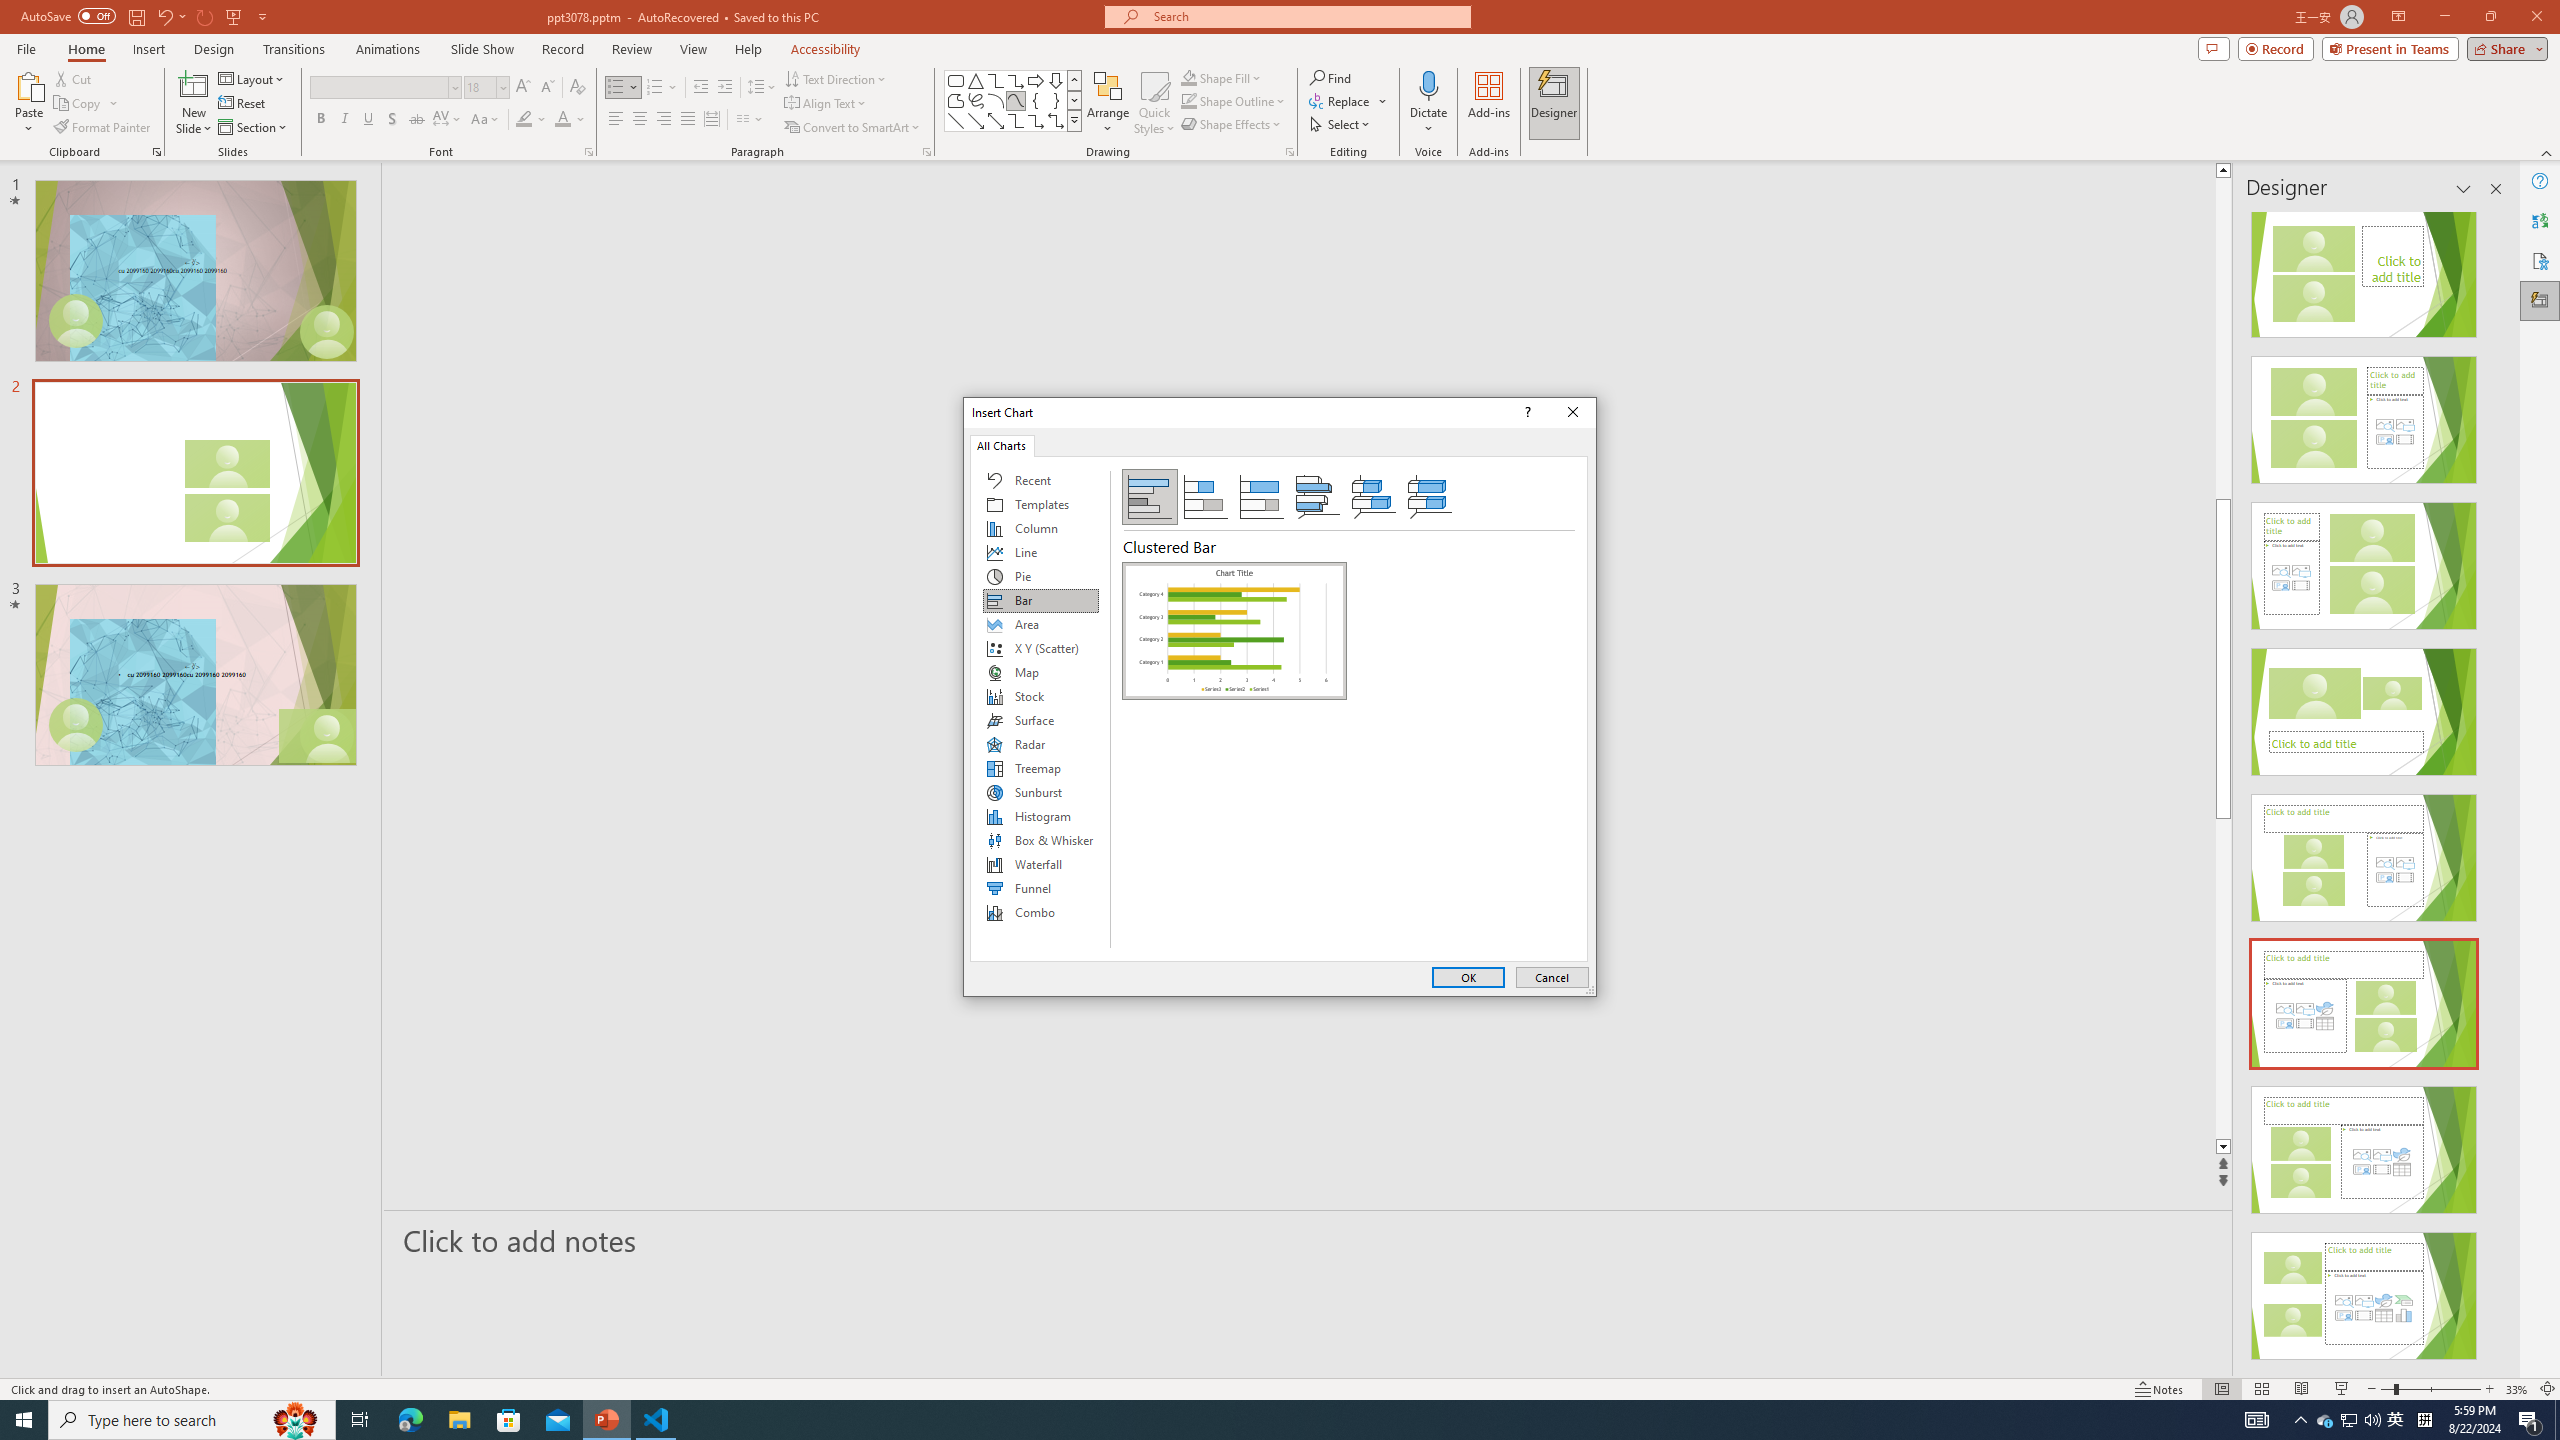 This screenshot has width=2560, height=1440. I want to click on 'Reset', so click(242, 103).